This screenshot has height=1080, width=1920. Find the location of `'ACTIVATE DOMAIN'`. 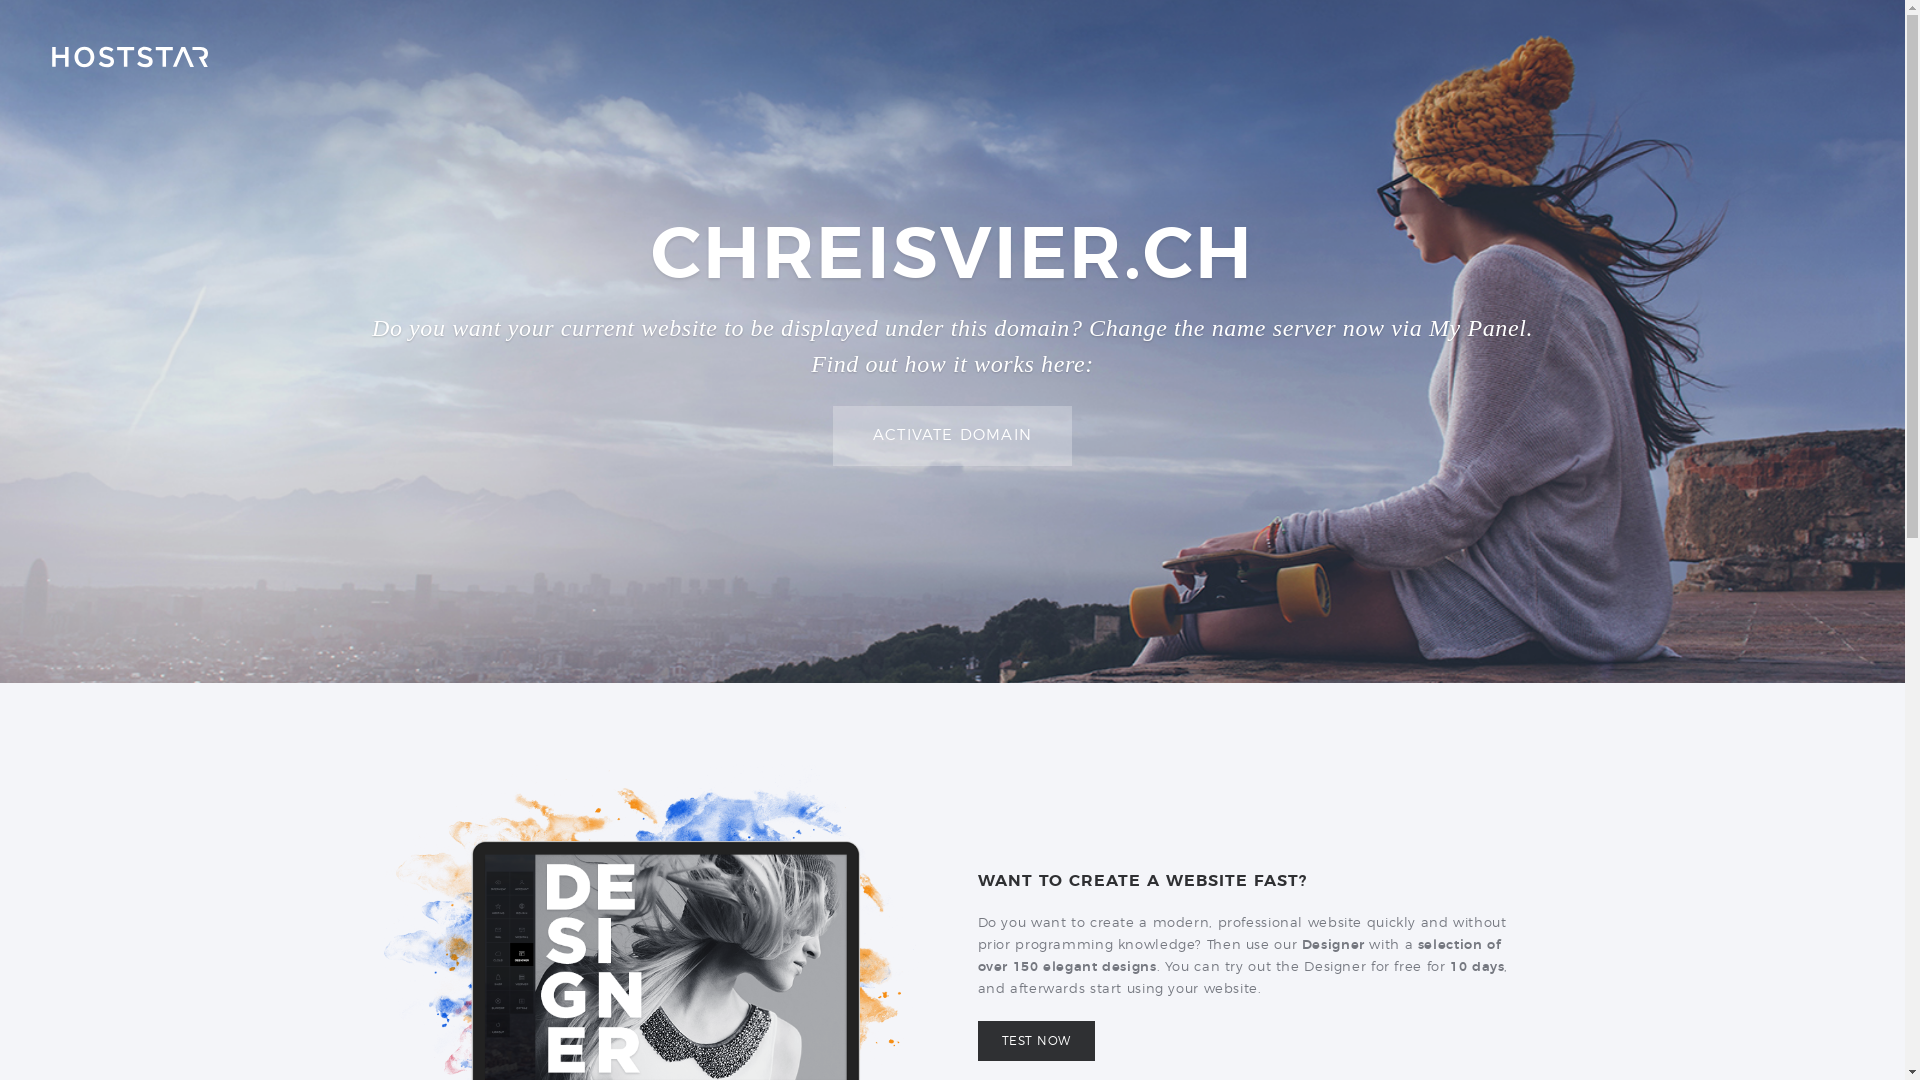

'ACTIVATE DOMAIN' is located at coordinates (951, 435).